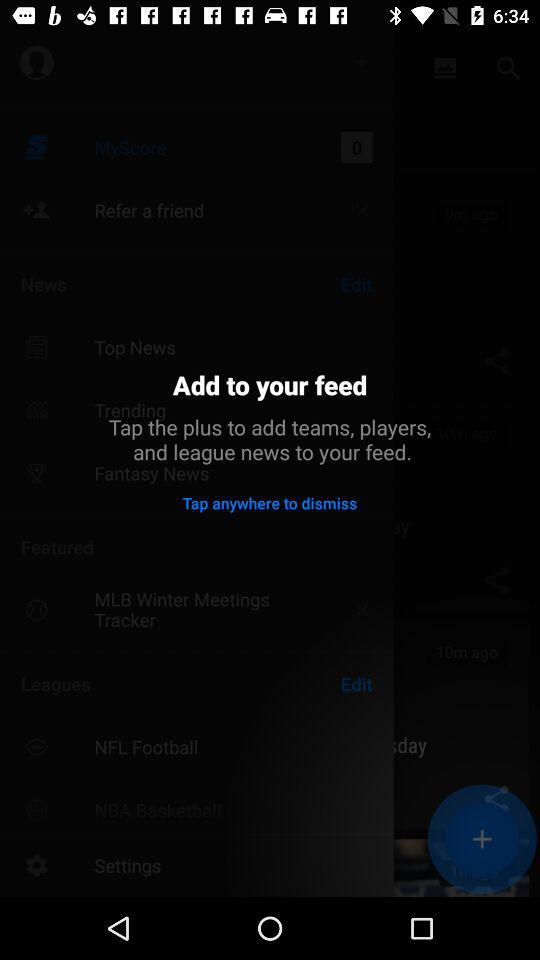 The width and height of the screenshot is (540, 960). What do you see at coordinates (481, 839) in the screenshot?
I see `the add icon` at bounding box center [481, 839].